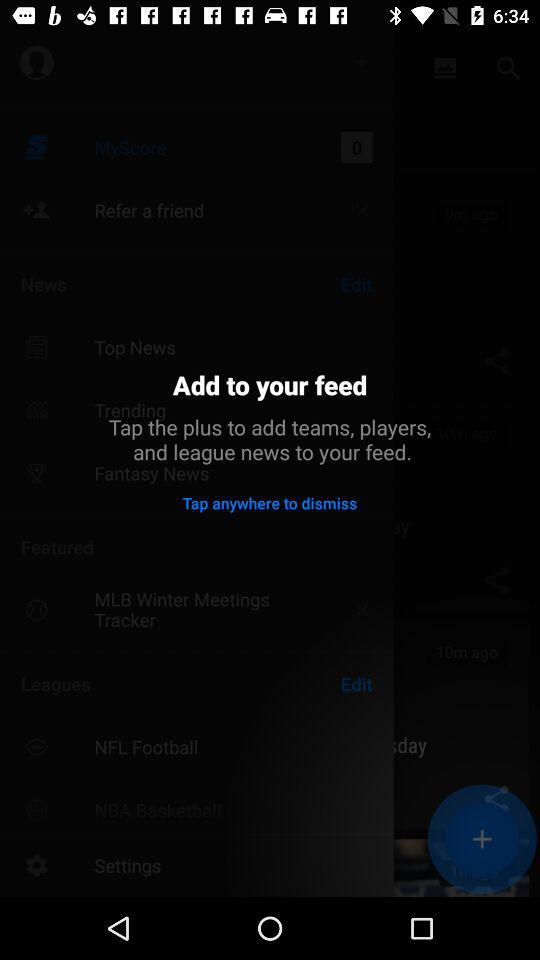 The width and height of the screenshot is (540, 960). What do you see at coordinates (481, 839) in the screenshot?
I see `the add icon` at bounding box center [481, 839].